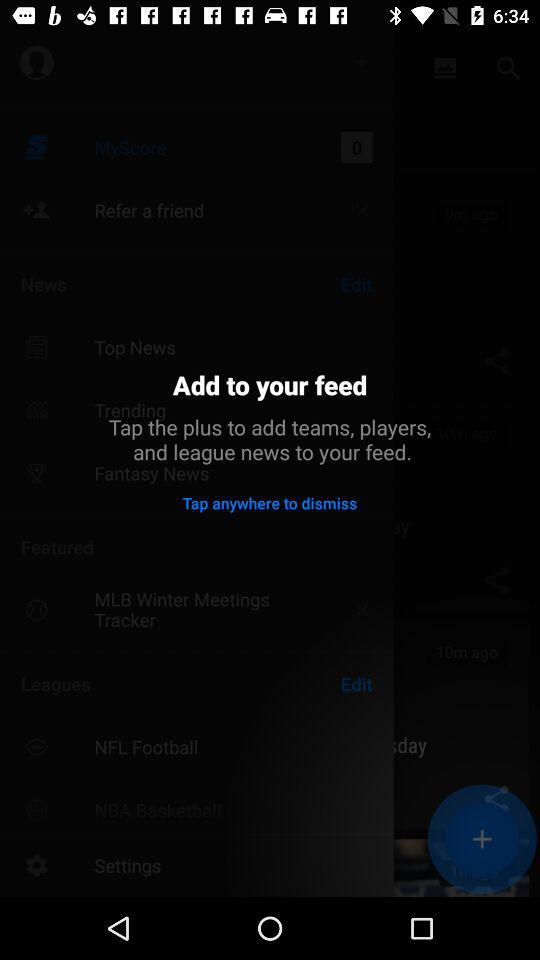 The width and height of the screenshot is (540, 960). What do you see at coordinates (481, 839) in the screenshot?
I see `the add icon` at bounding box center [481, 839].